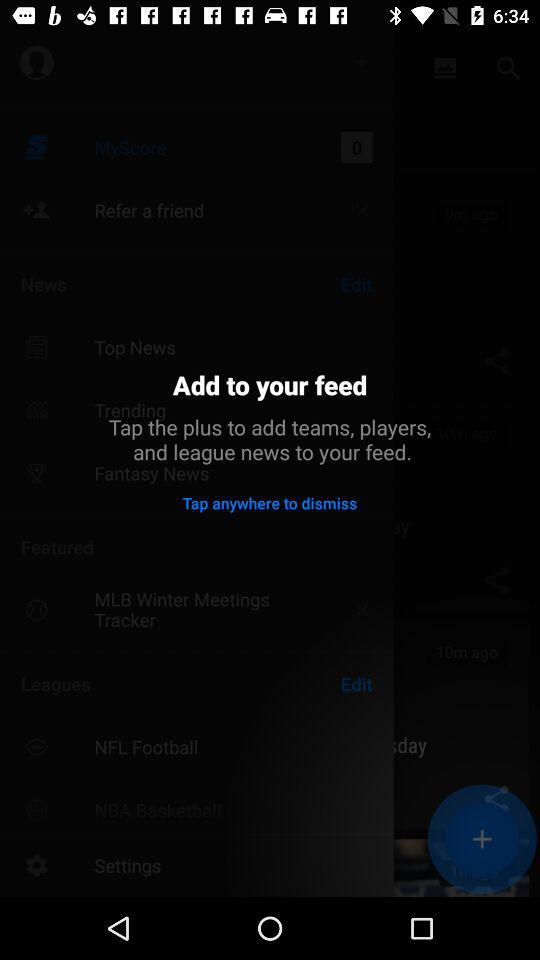 The width and height of the screenshot is (540, 960). What do you see at coordinates (481, 839) in the screenshot?
I see `the add icon` at bounding box center [481, 839].